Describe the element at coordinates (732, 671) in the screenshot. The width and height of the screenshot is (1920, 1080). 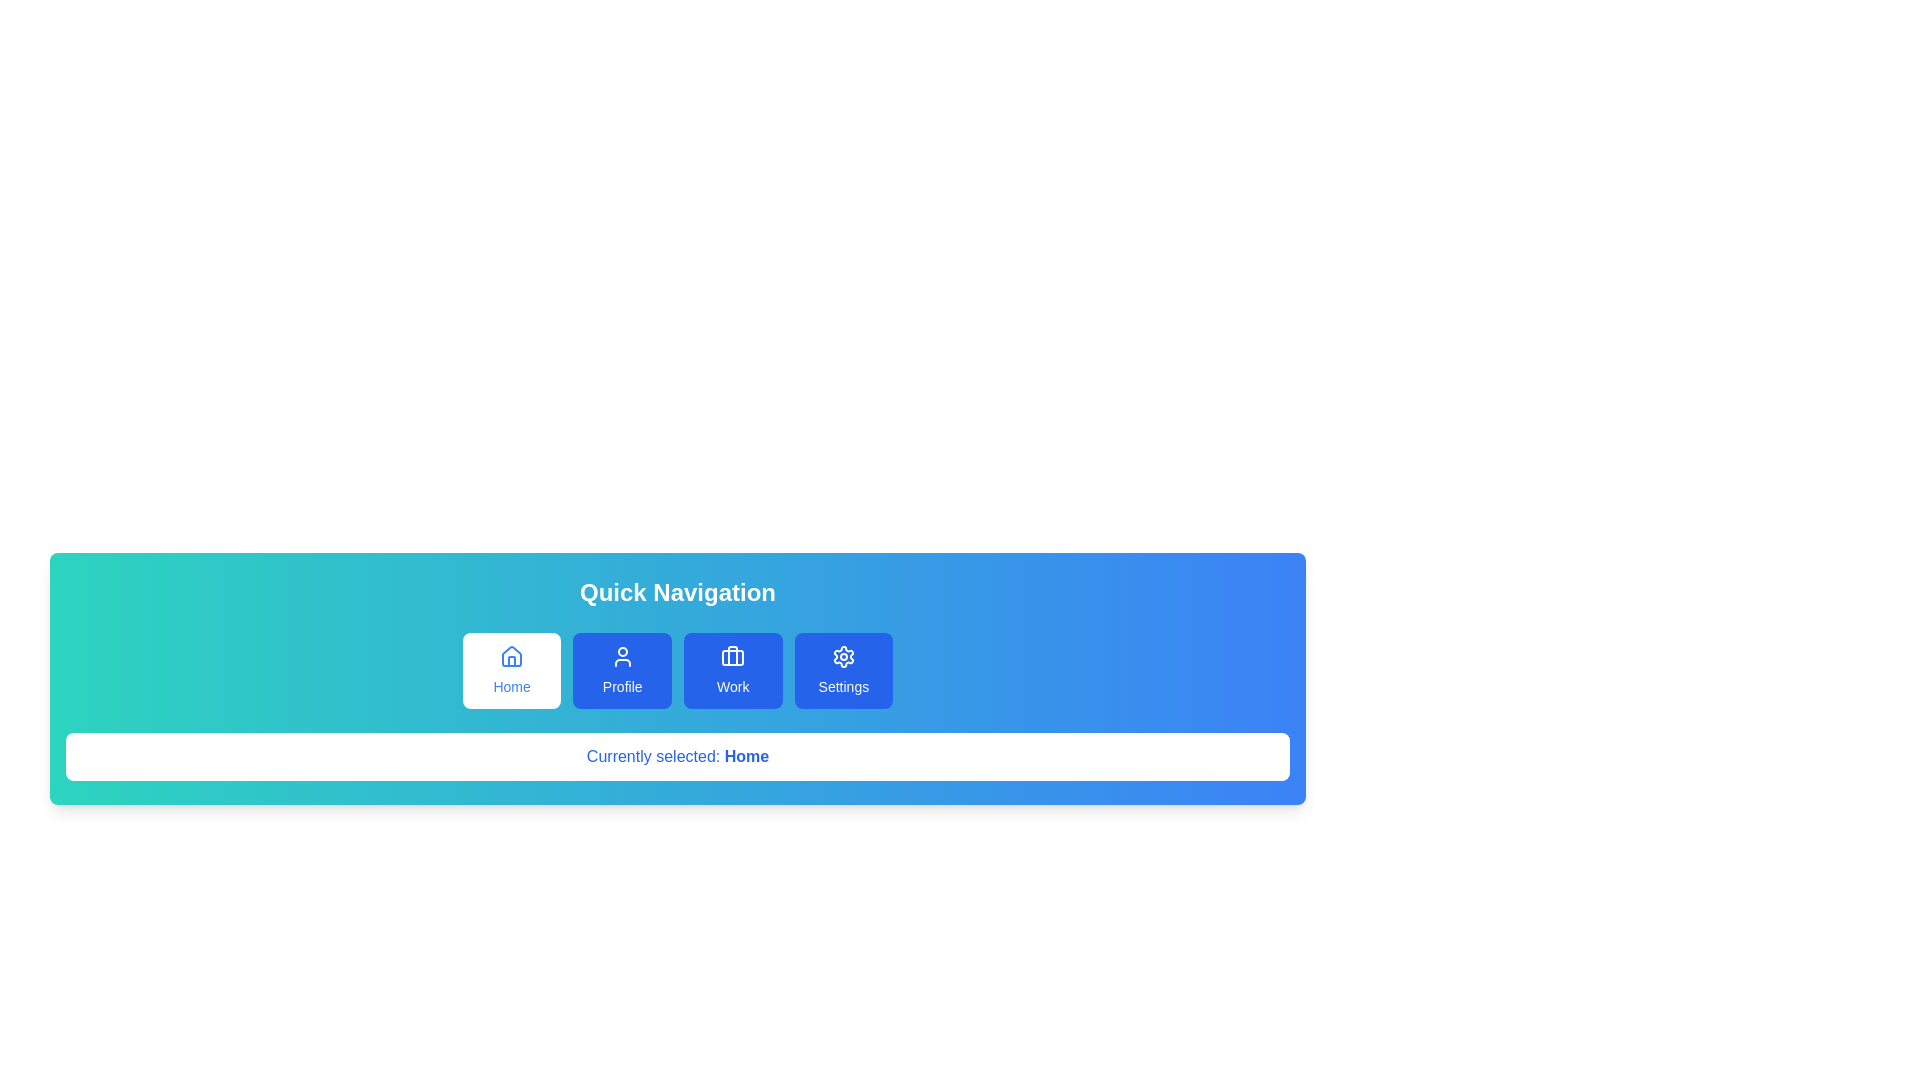
I see `the navigation tab Work` at that location.